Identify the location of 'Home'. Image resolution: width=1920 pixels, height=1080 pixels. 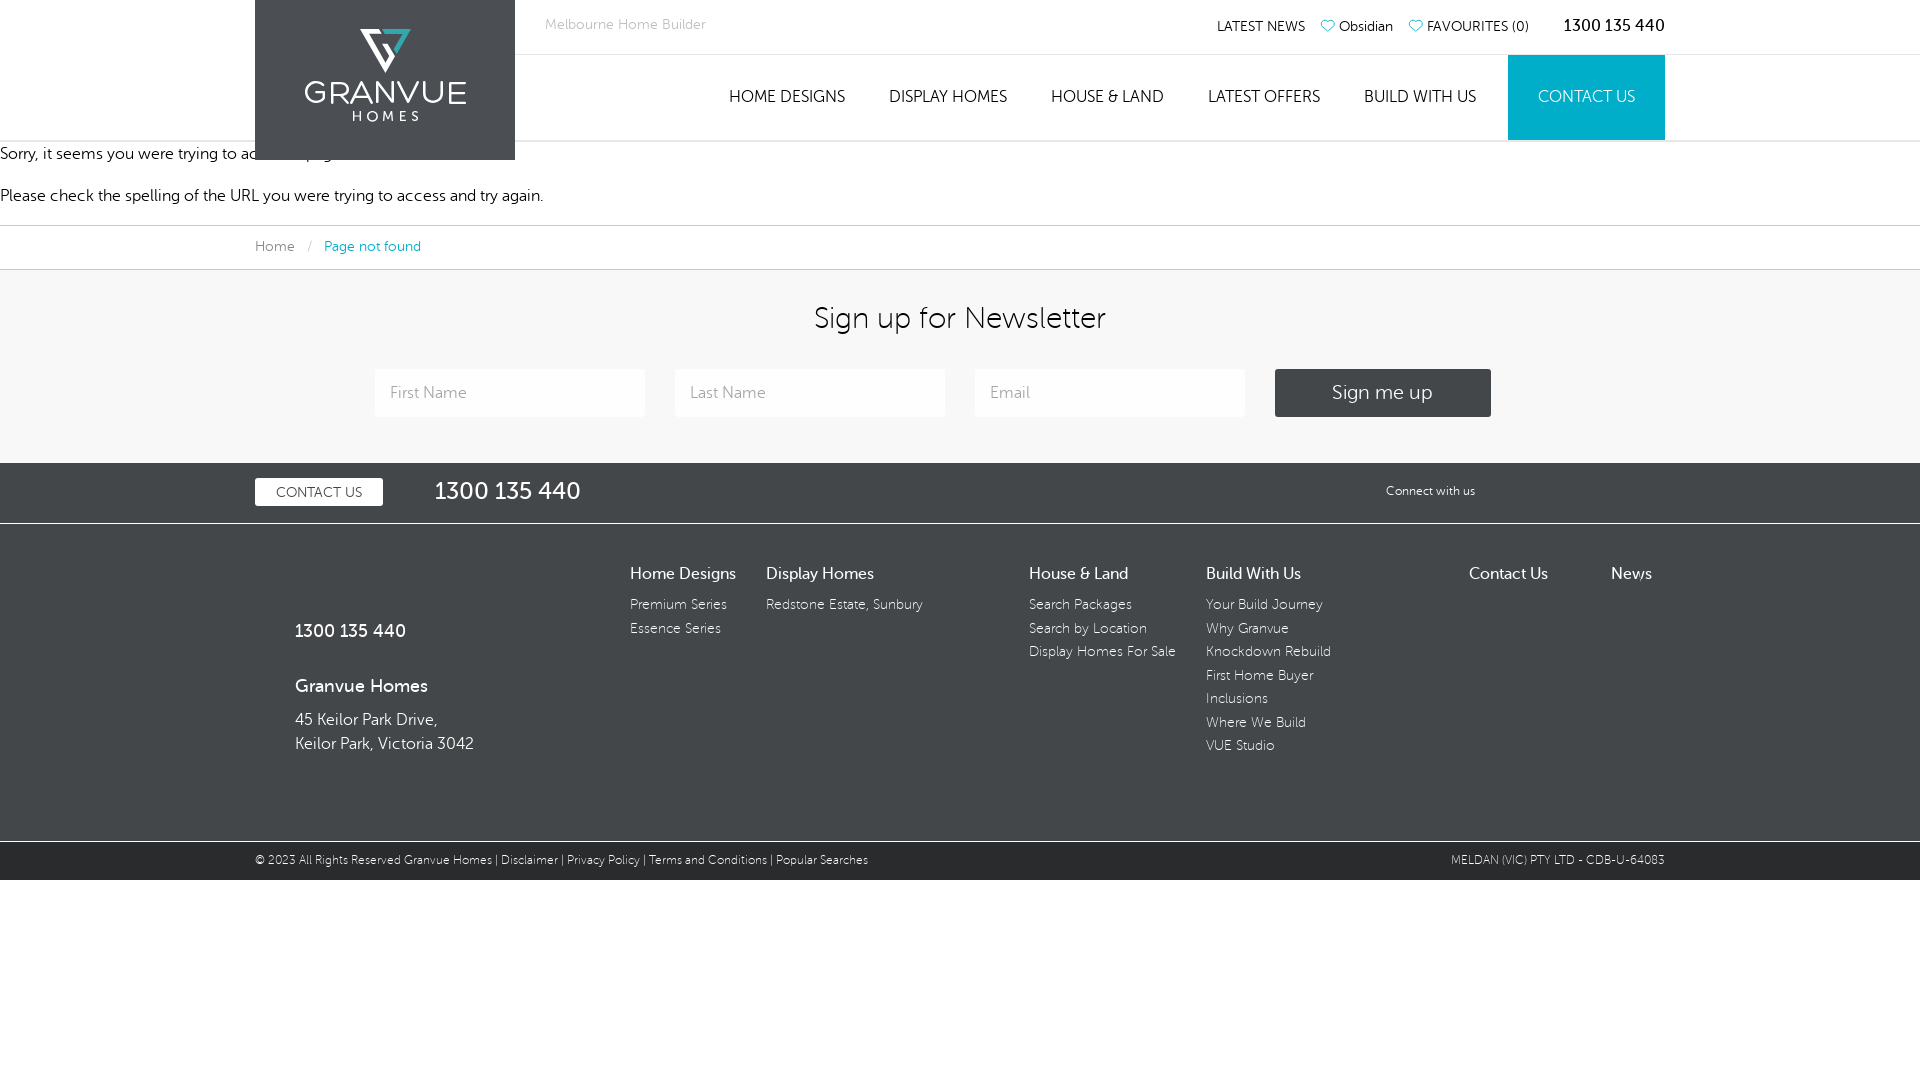
(253, 245).